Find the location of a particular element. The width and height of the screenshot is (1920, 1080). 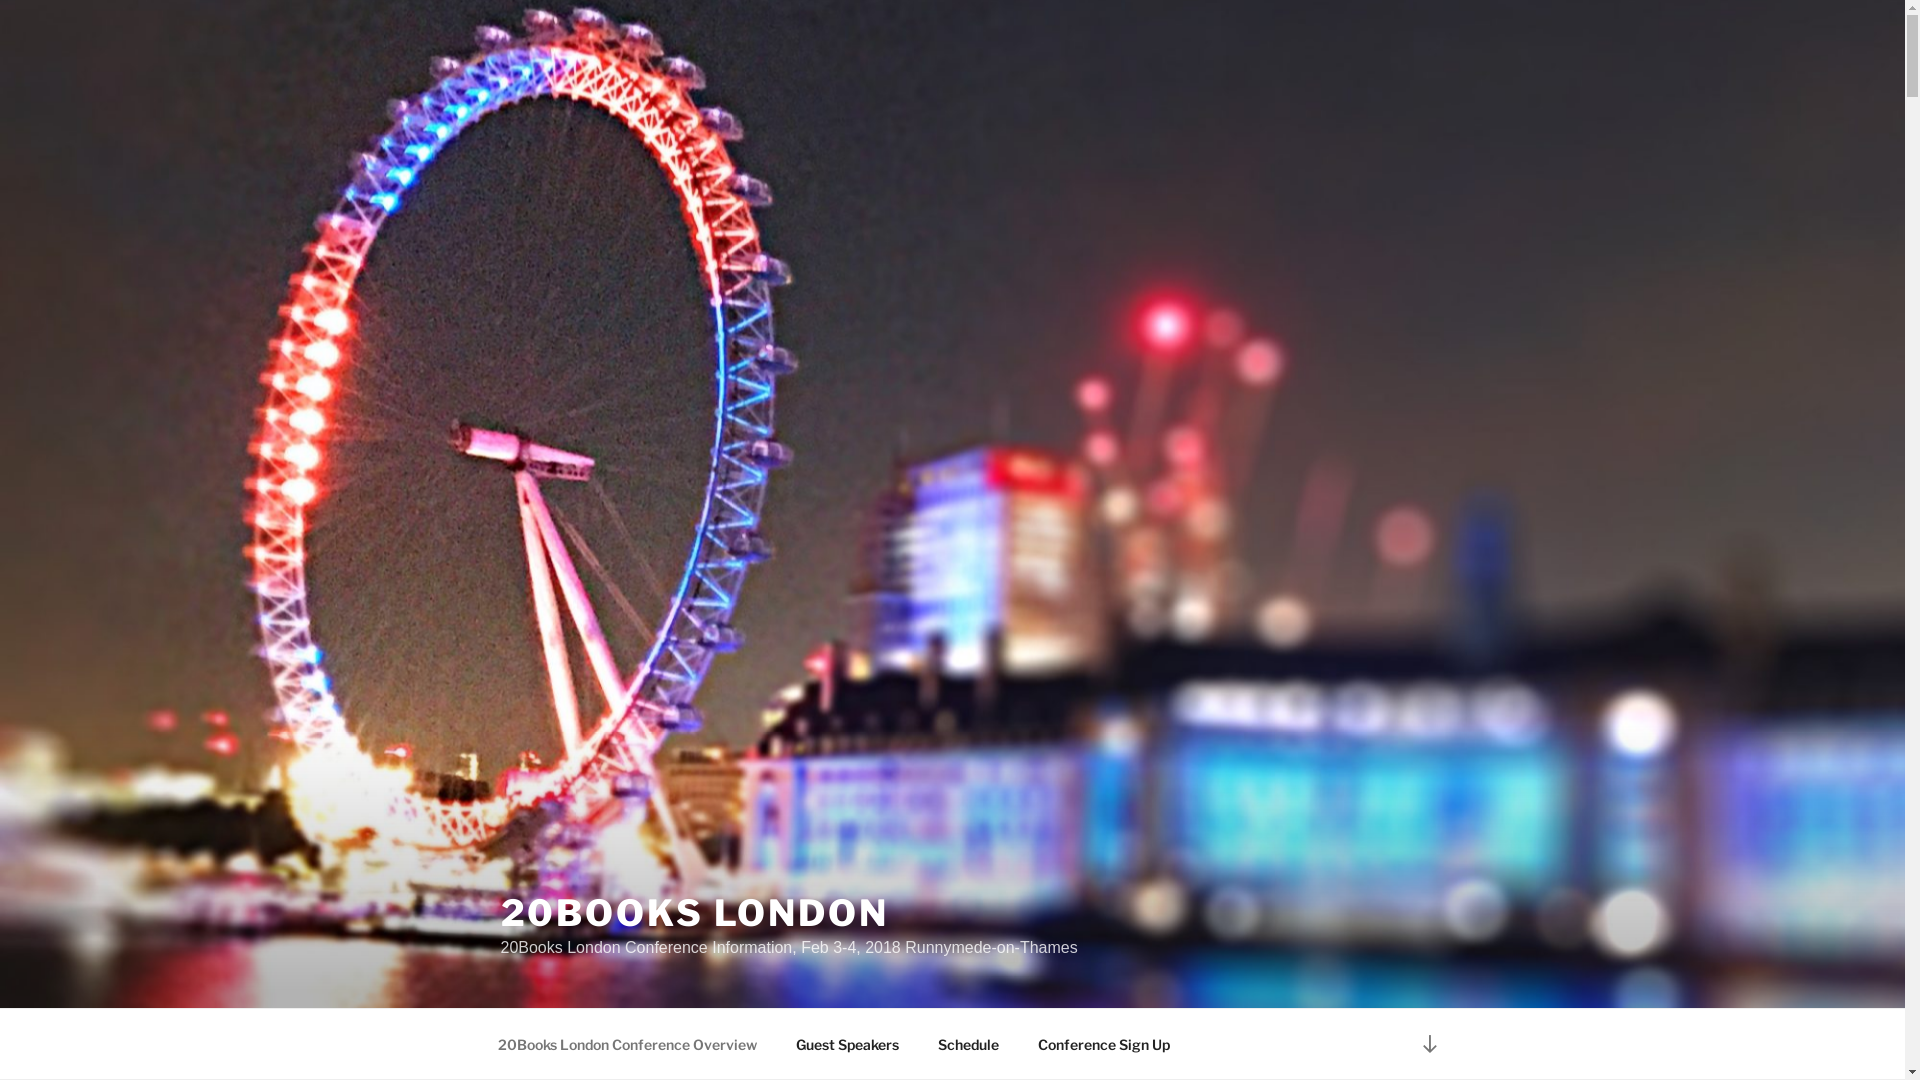

'20BOOKS LONDON' is located at coordinates (694, 913).